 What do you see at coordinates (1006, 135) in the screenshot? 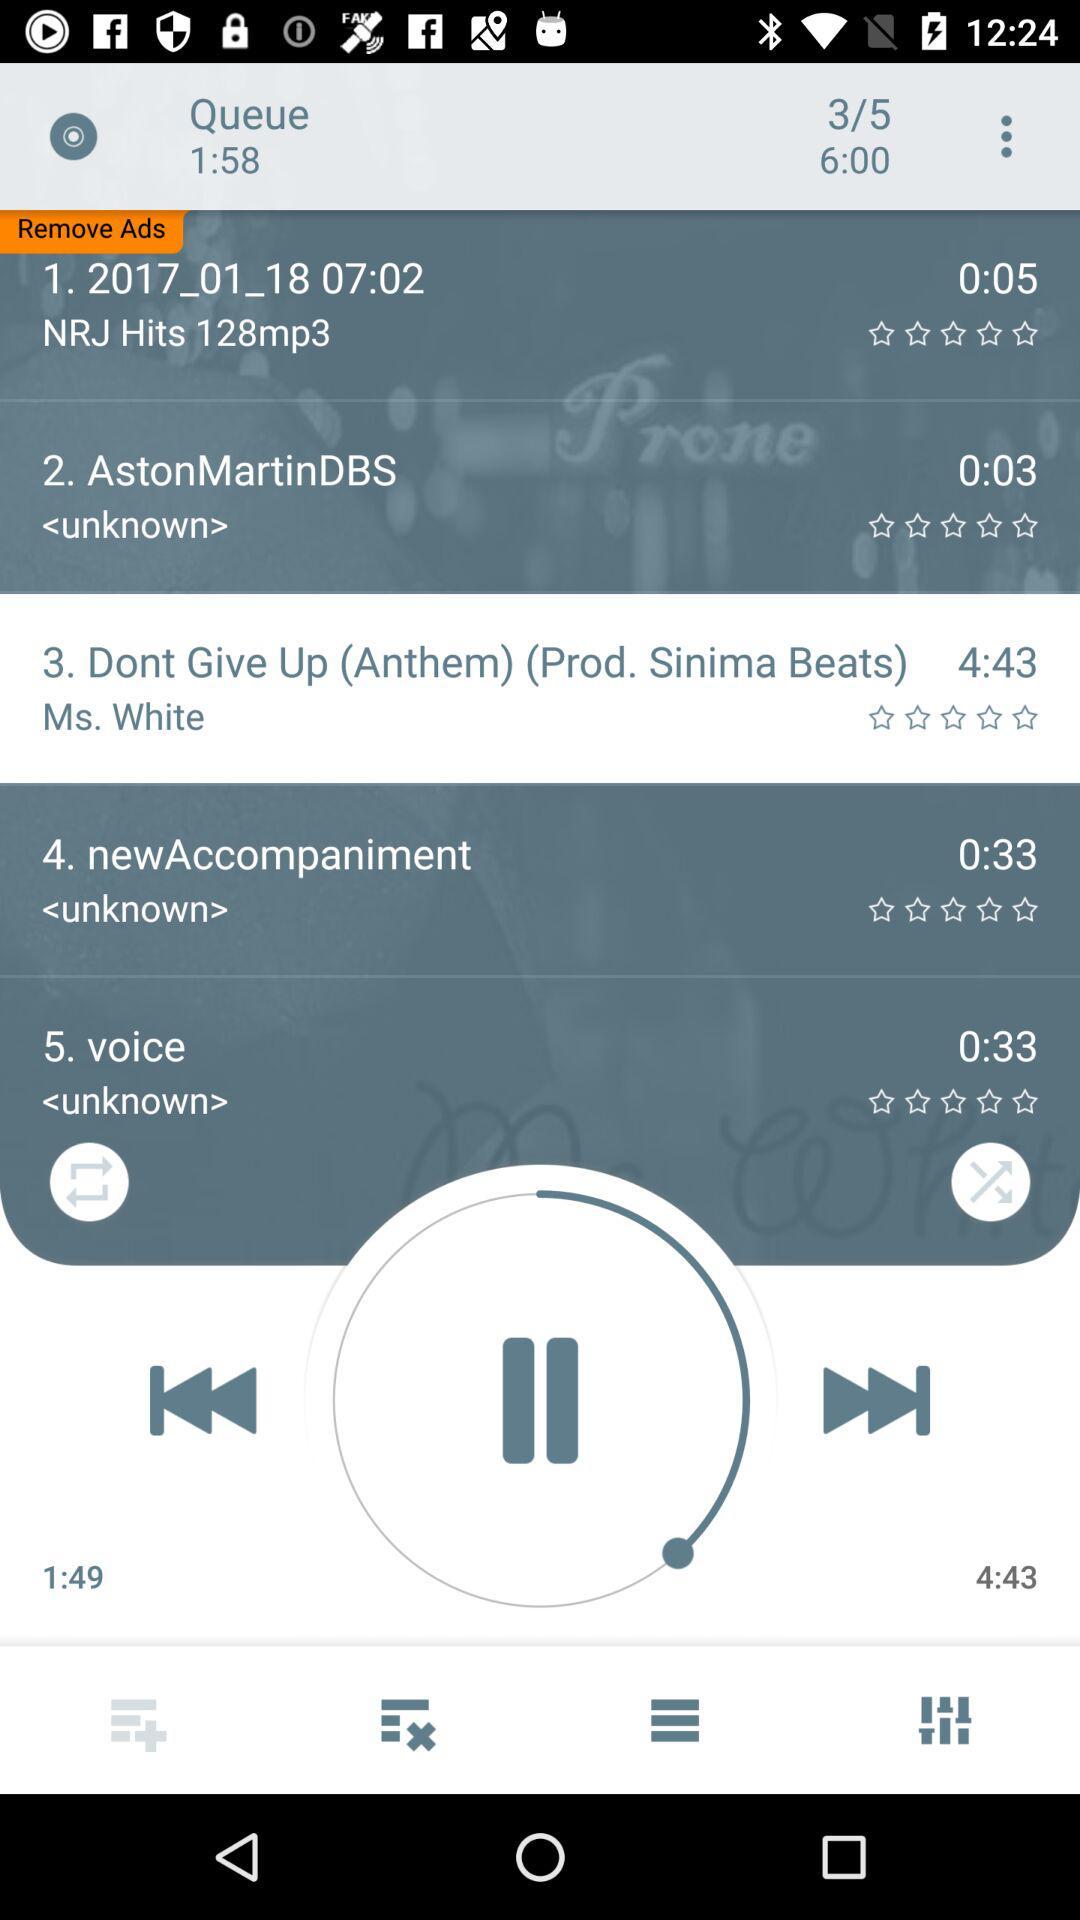
I see `the icon next to the 3/5` at bounding box center [1006, 135].